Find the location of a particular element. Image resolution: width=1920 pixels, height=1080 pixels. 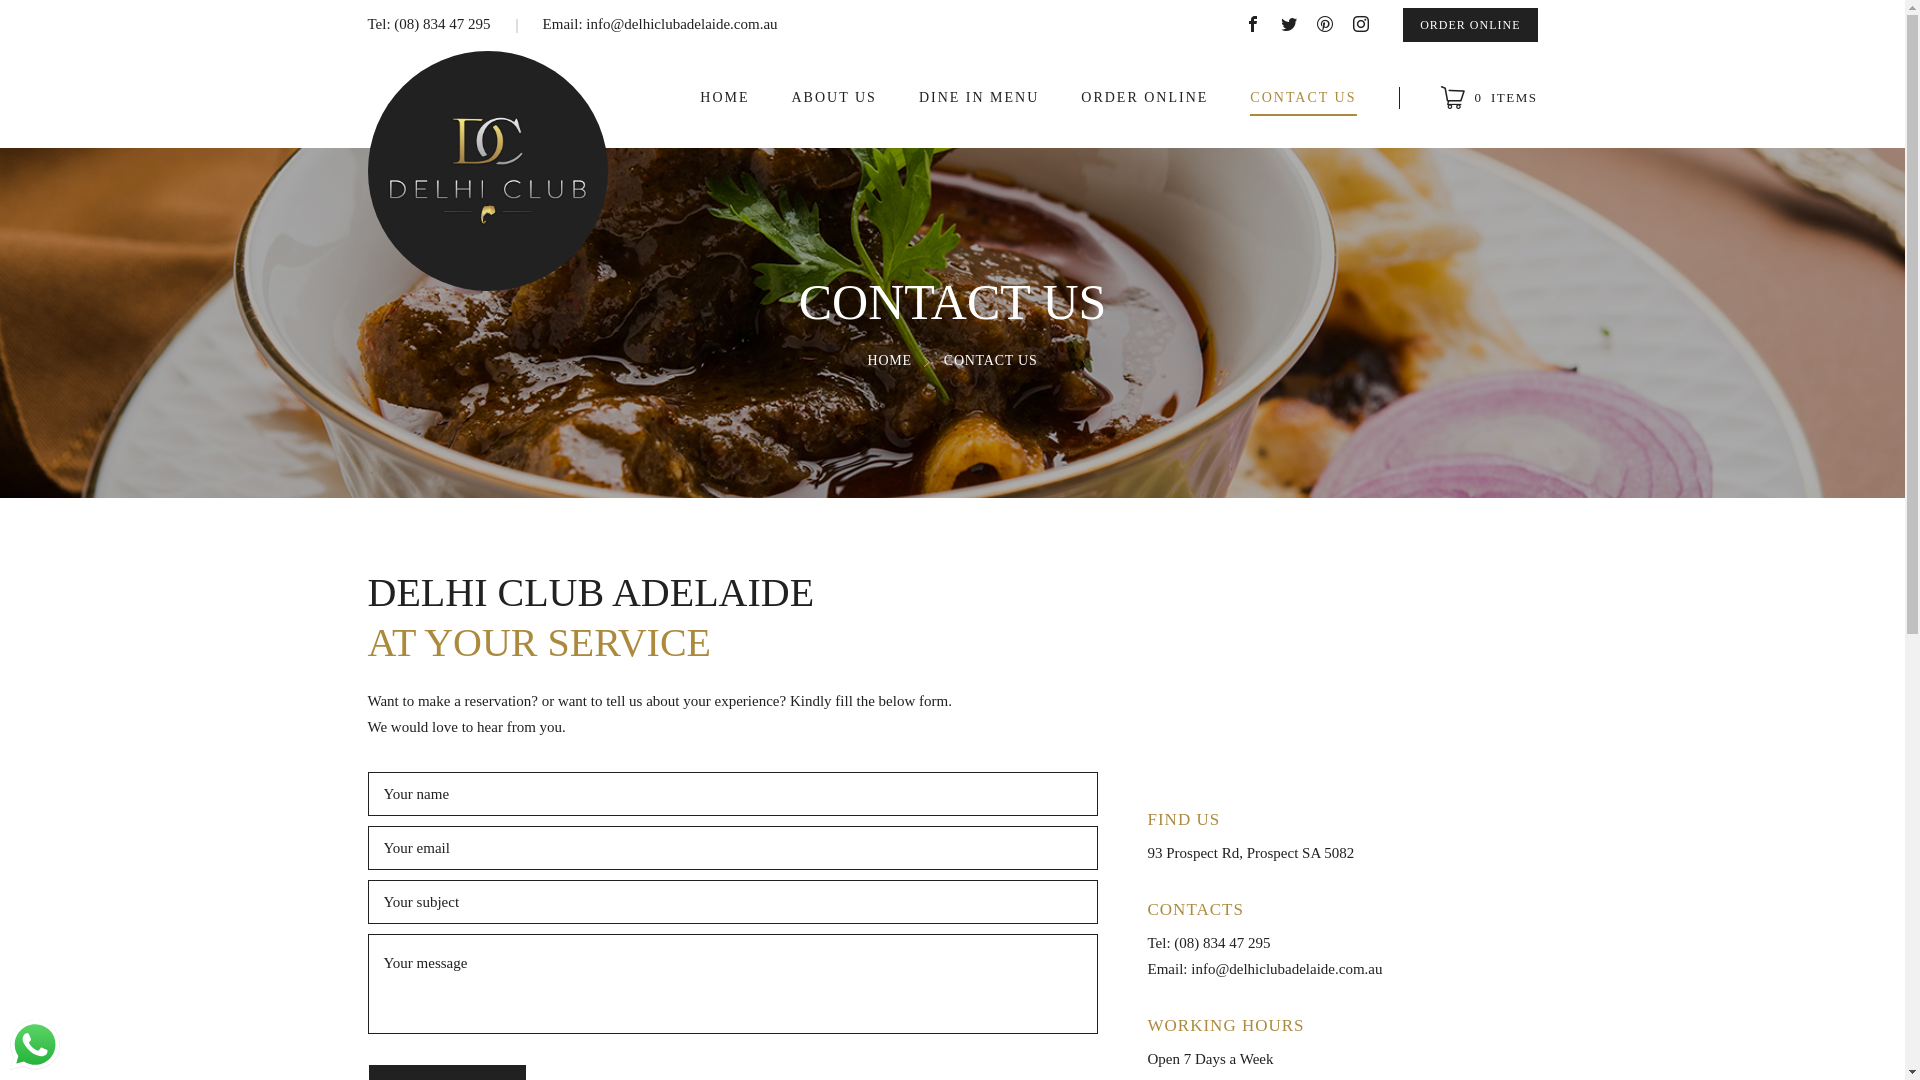

'facebook' is located at coordinates (1251, 23).